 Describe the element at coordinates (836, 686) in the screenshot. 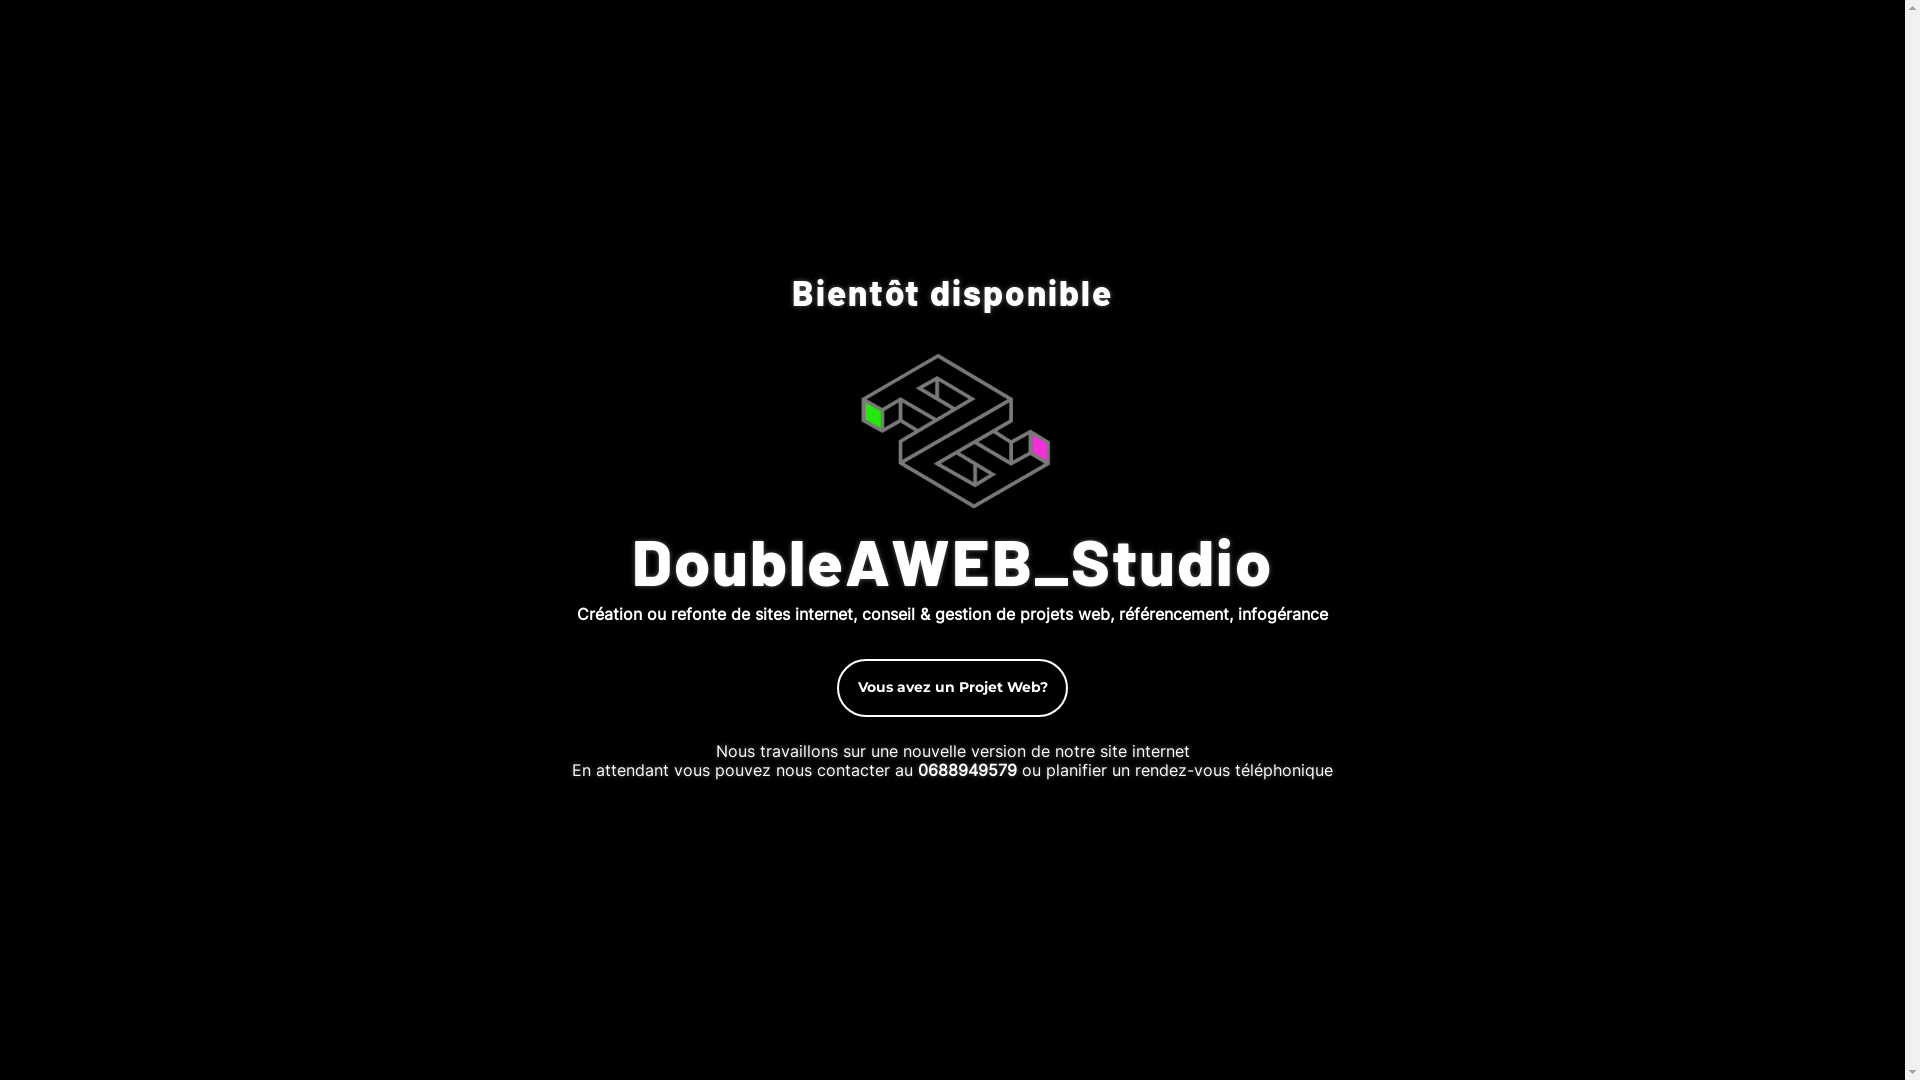

I see `'Vous avez un Projet Web?'` at that location.